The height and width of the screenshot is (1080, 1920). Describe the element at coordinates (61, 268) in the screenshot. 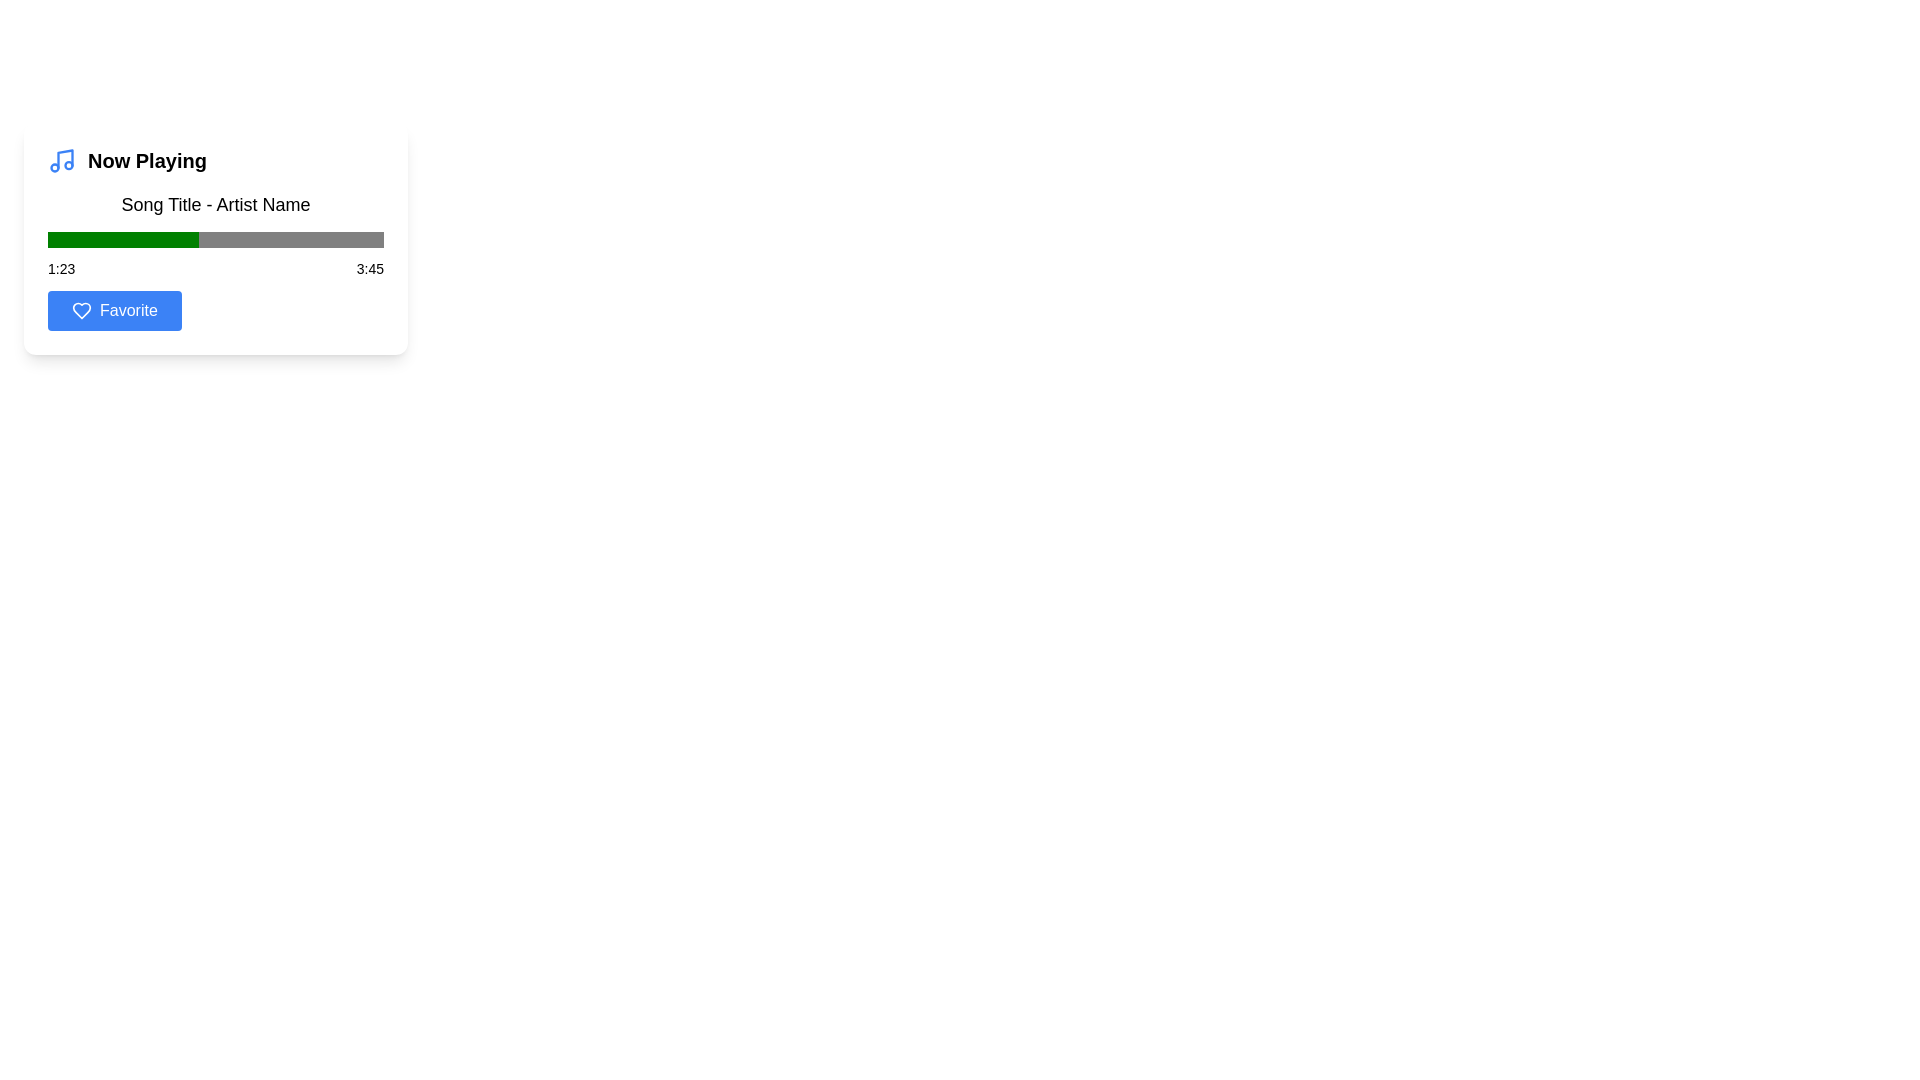

I see `the elapsed time text element showing the current track time in the music player UI, located on the left side of the time-indicating area` at that location.